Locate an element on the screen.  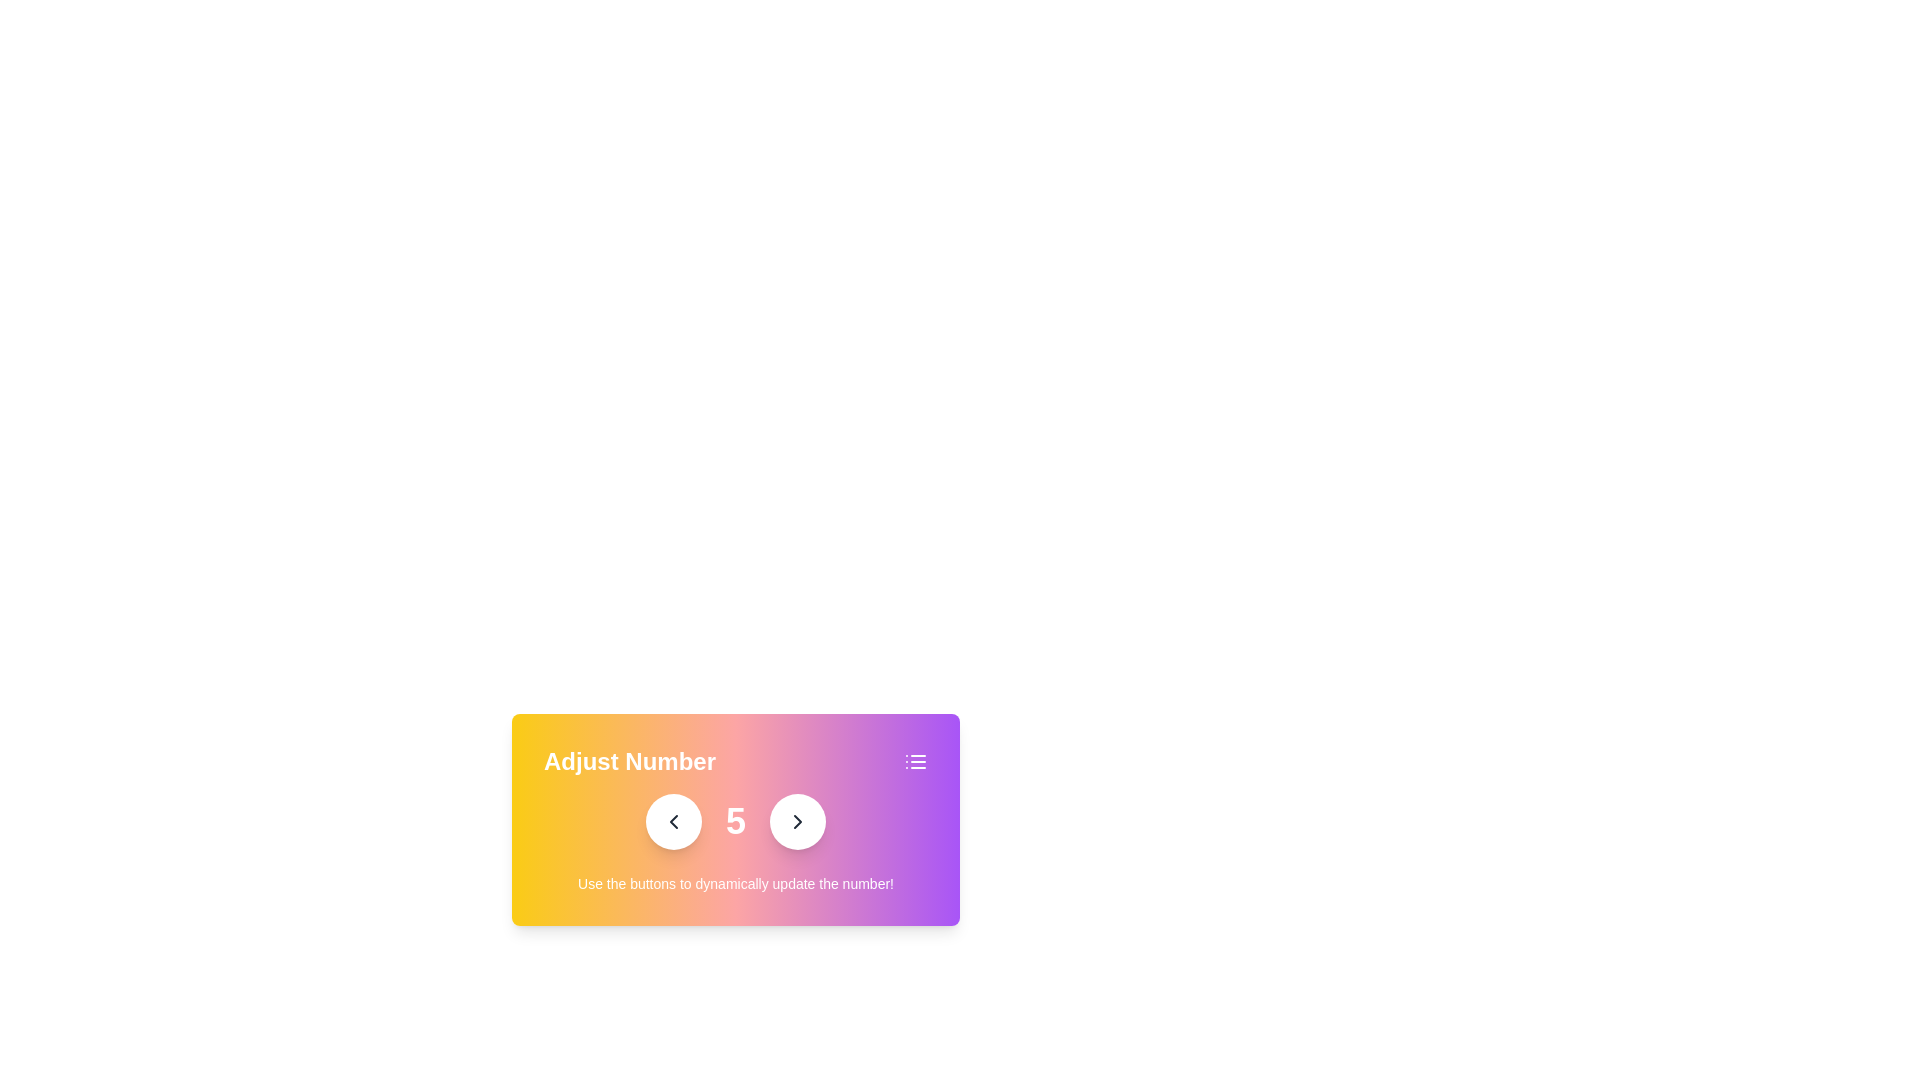
the static text label that displays 'Adjust Number', styled in bold and large white font against a yellow to pink background is located at coordinates (628, 762).